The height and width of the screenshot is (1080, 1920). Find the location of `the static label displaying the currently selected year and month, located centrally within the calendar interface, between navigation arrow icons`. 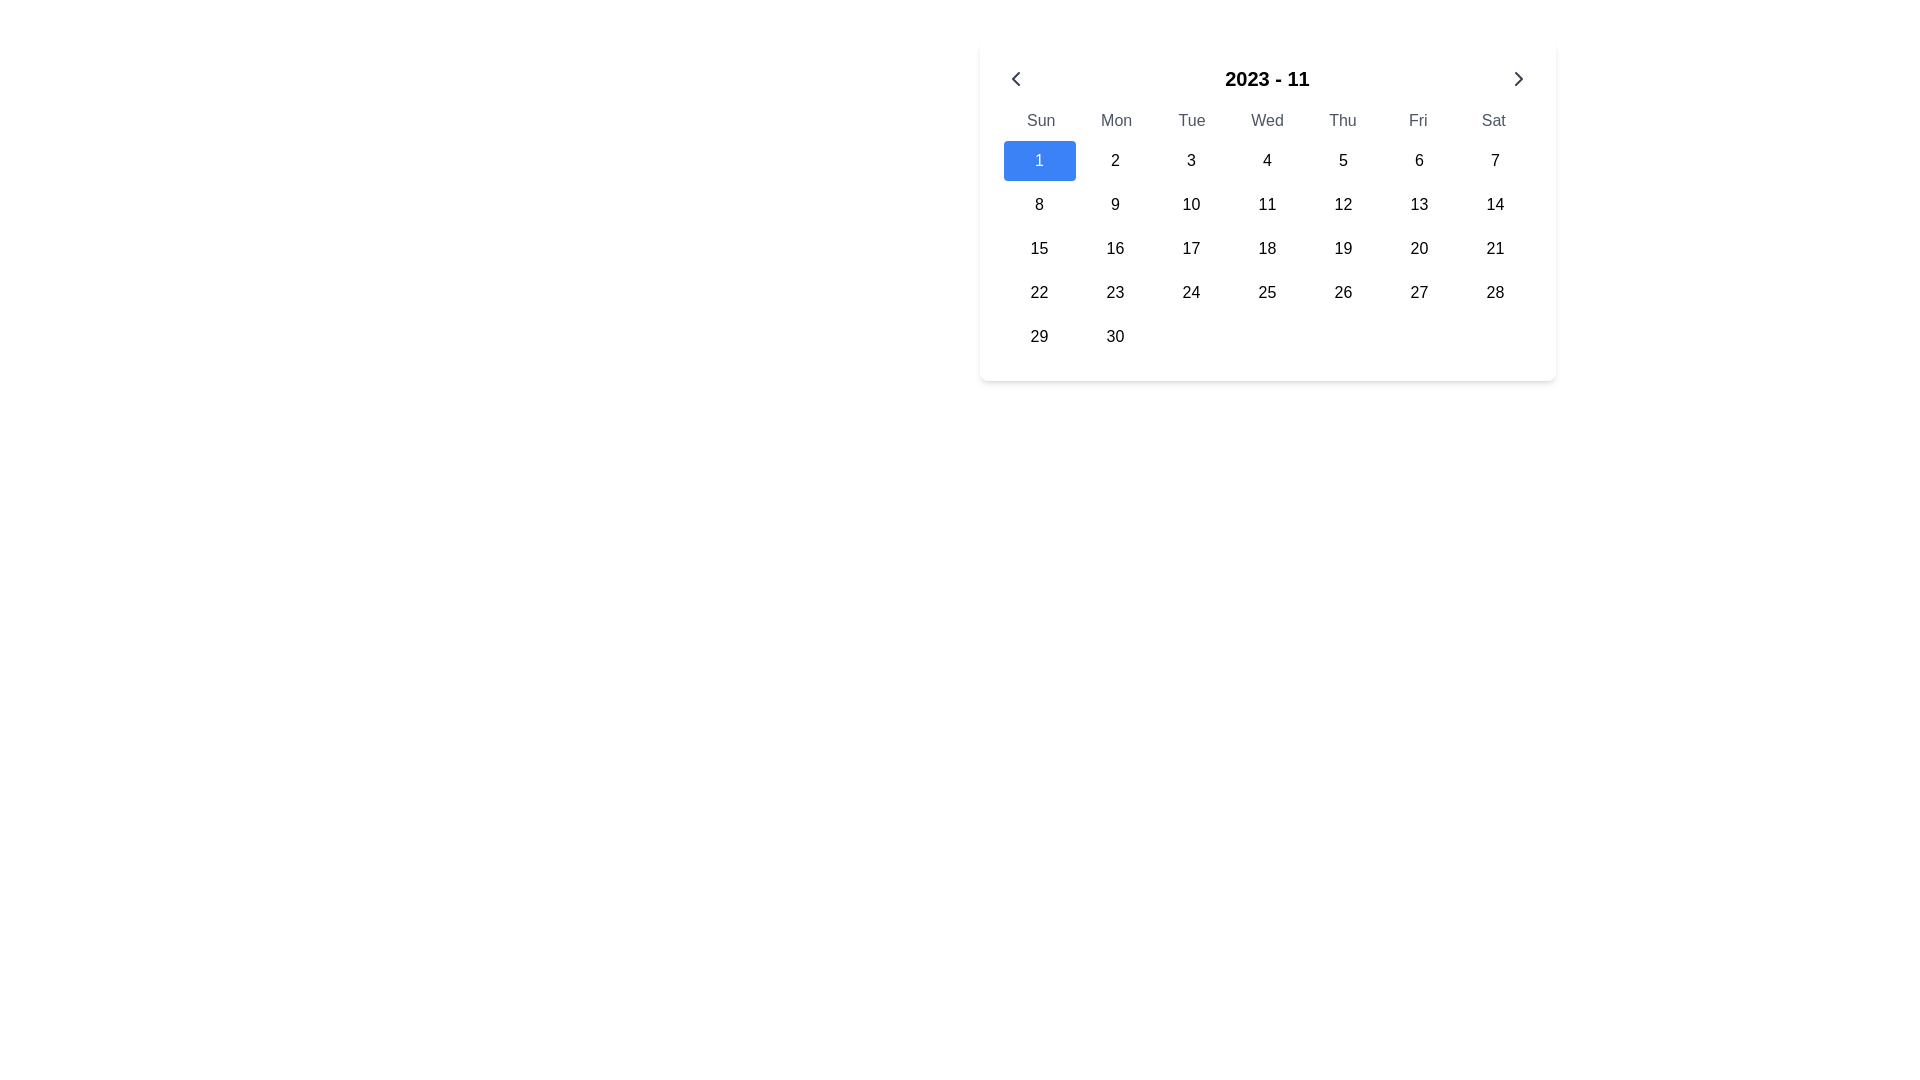

the static label displaying the currently selected year and month, located centrally within the calendar interface, between navigation arrow icons is located at coordinates (1266, 77).